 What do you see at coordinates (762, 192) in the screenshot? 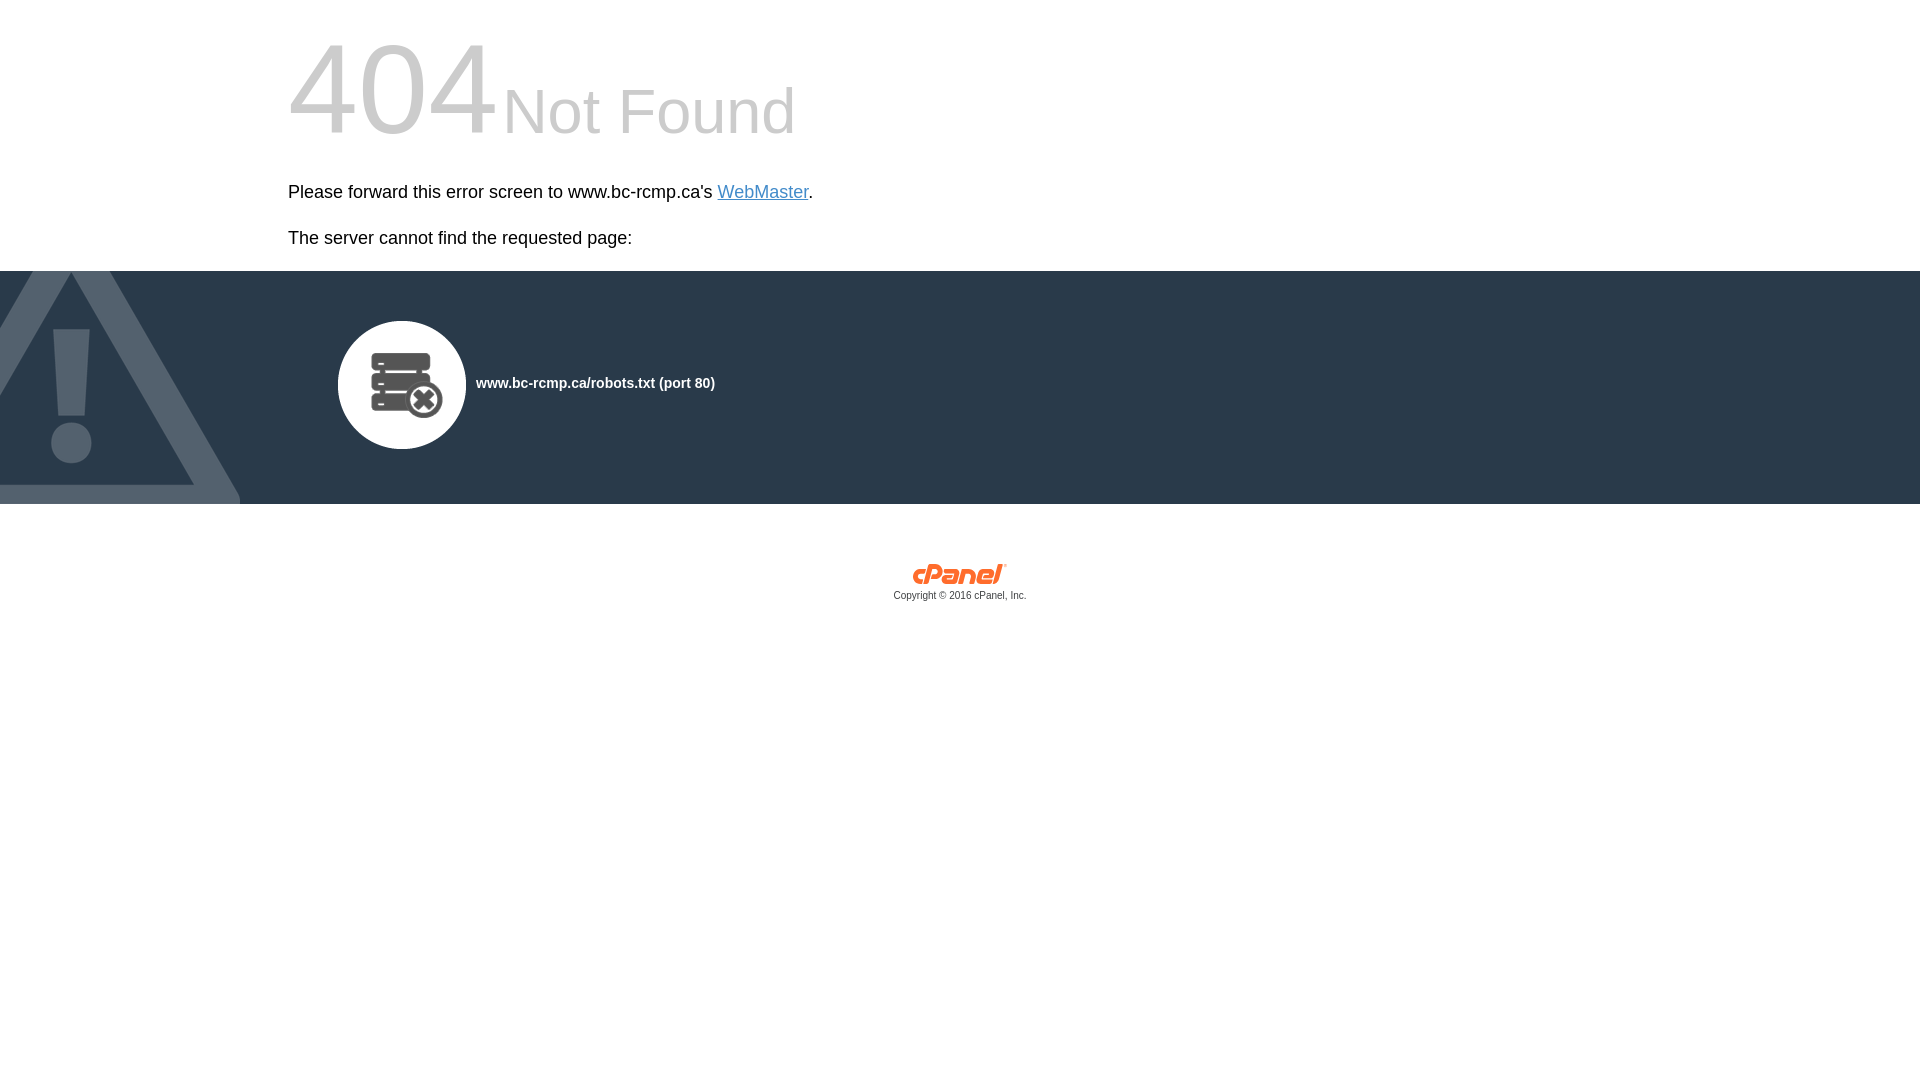
I see `'WebMaster'` at bounding box center [762, 192].